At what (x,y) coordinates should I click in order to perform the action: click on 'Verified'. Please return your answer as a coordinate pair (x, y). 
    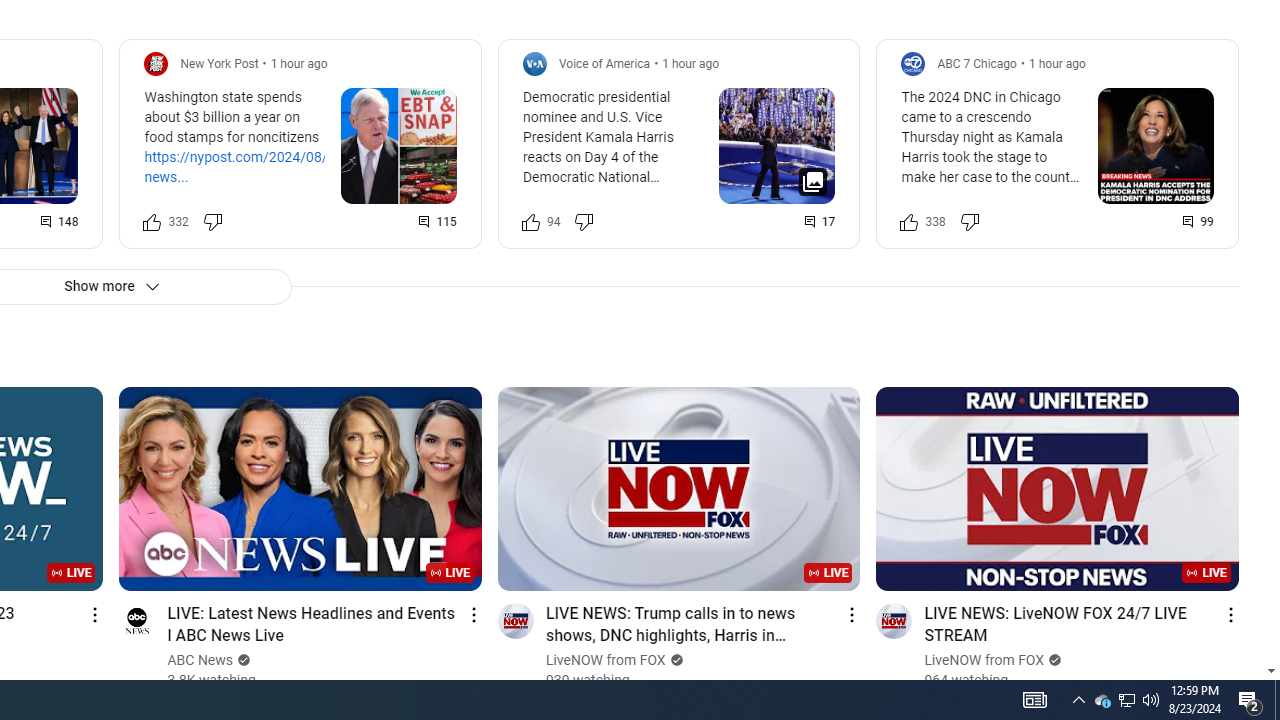
    Looking at the image, I should click on (1052, 660).